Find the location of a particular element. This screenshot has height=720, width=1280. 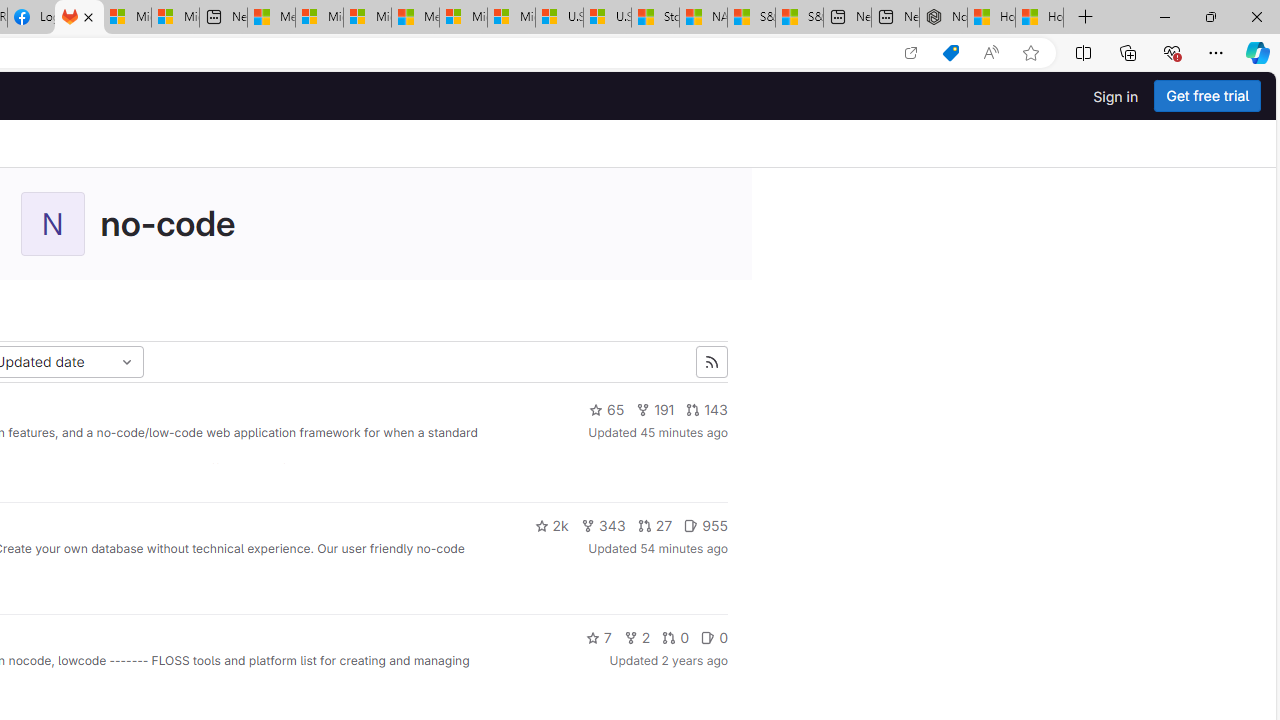

'Get free trial' is located at coordinates (1206, 96).